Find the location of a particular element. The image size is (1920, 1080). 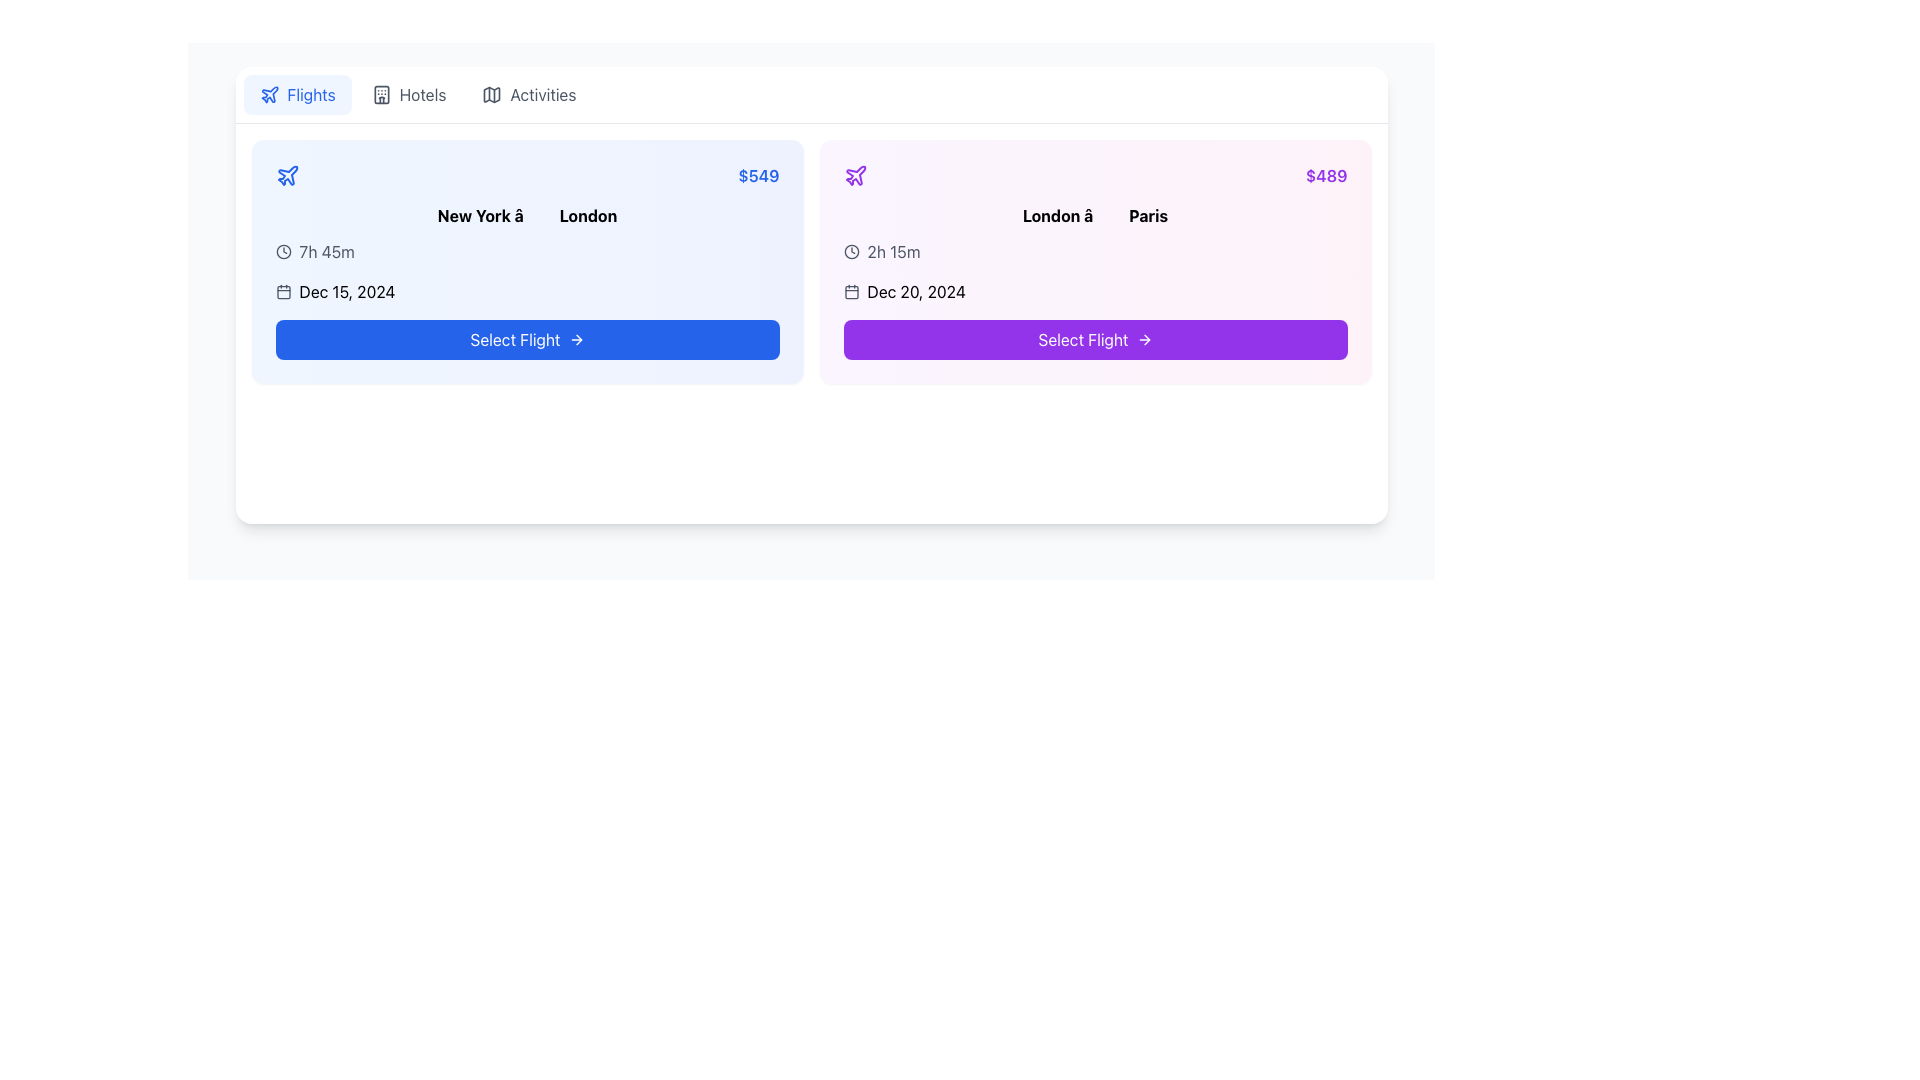

the text label displaying the price '$489' in bold purple font located in the top-right corner of the card representing travel information is located at coordinates (1326, 175).